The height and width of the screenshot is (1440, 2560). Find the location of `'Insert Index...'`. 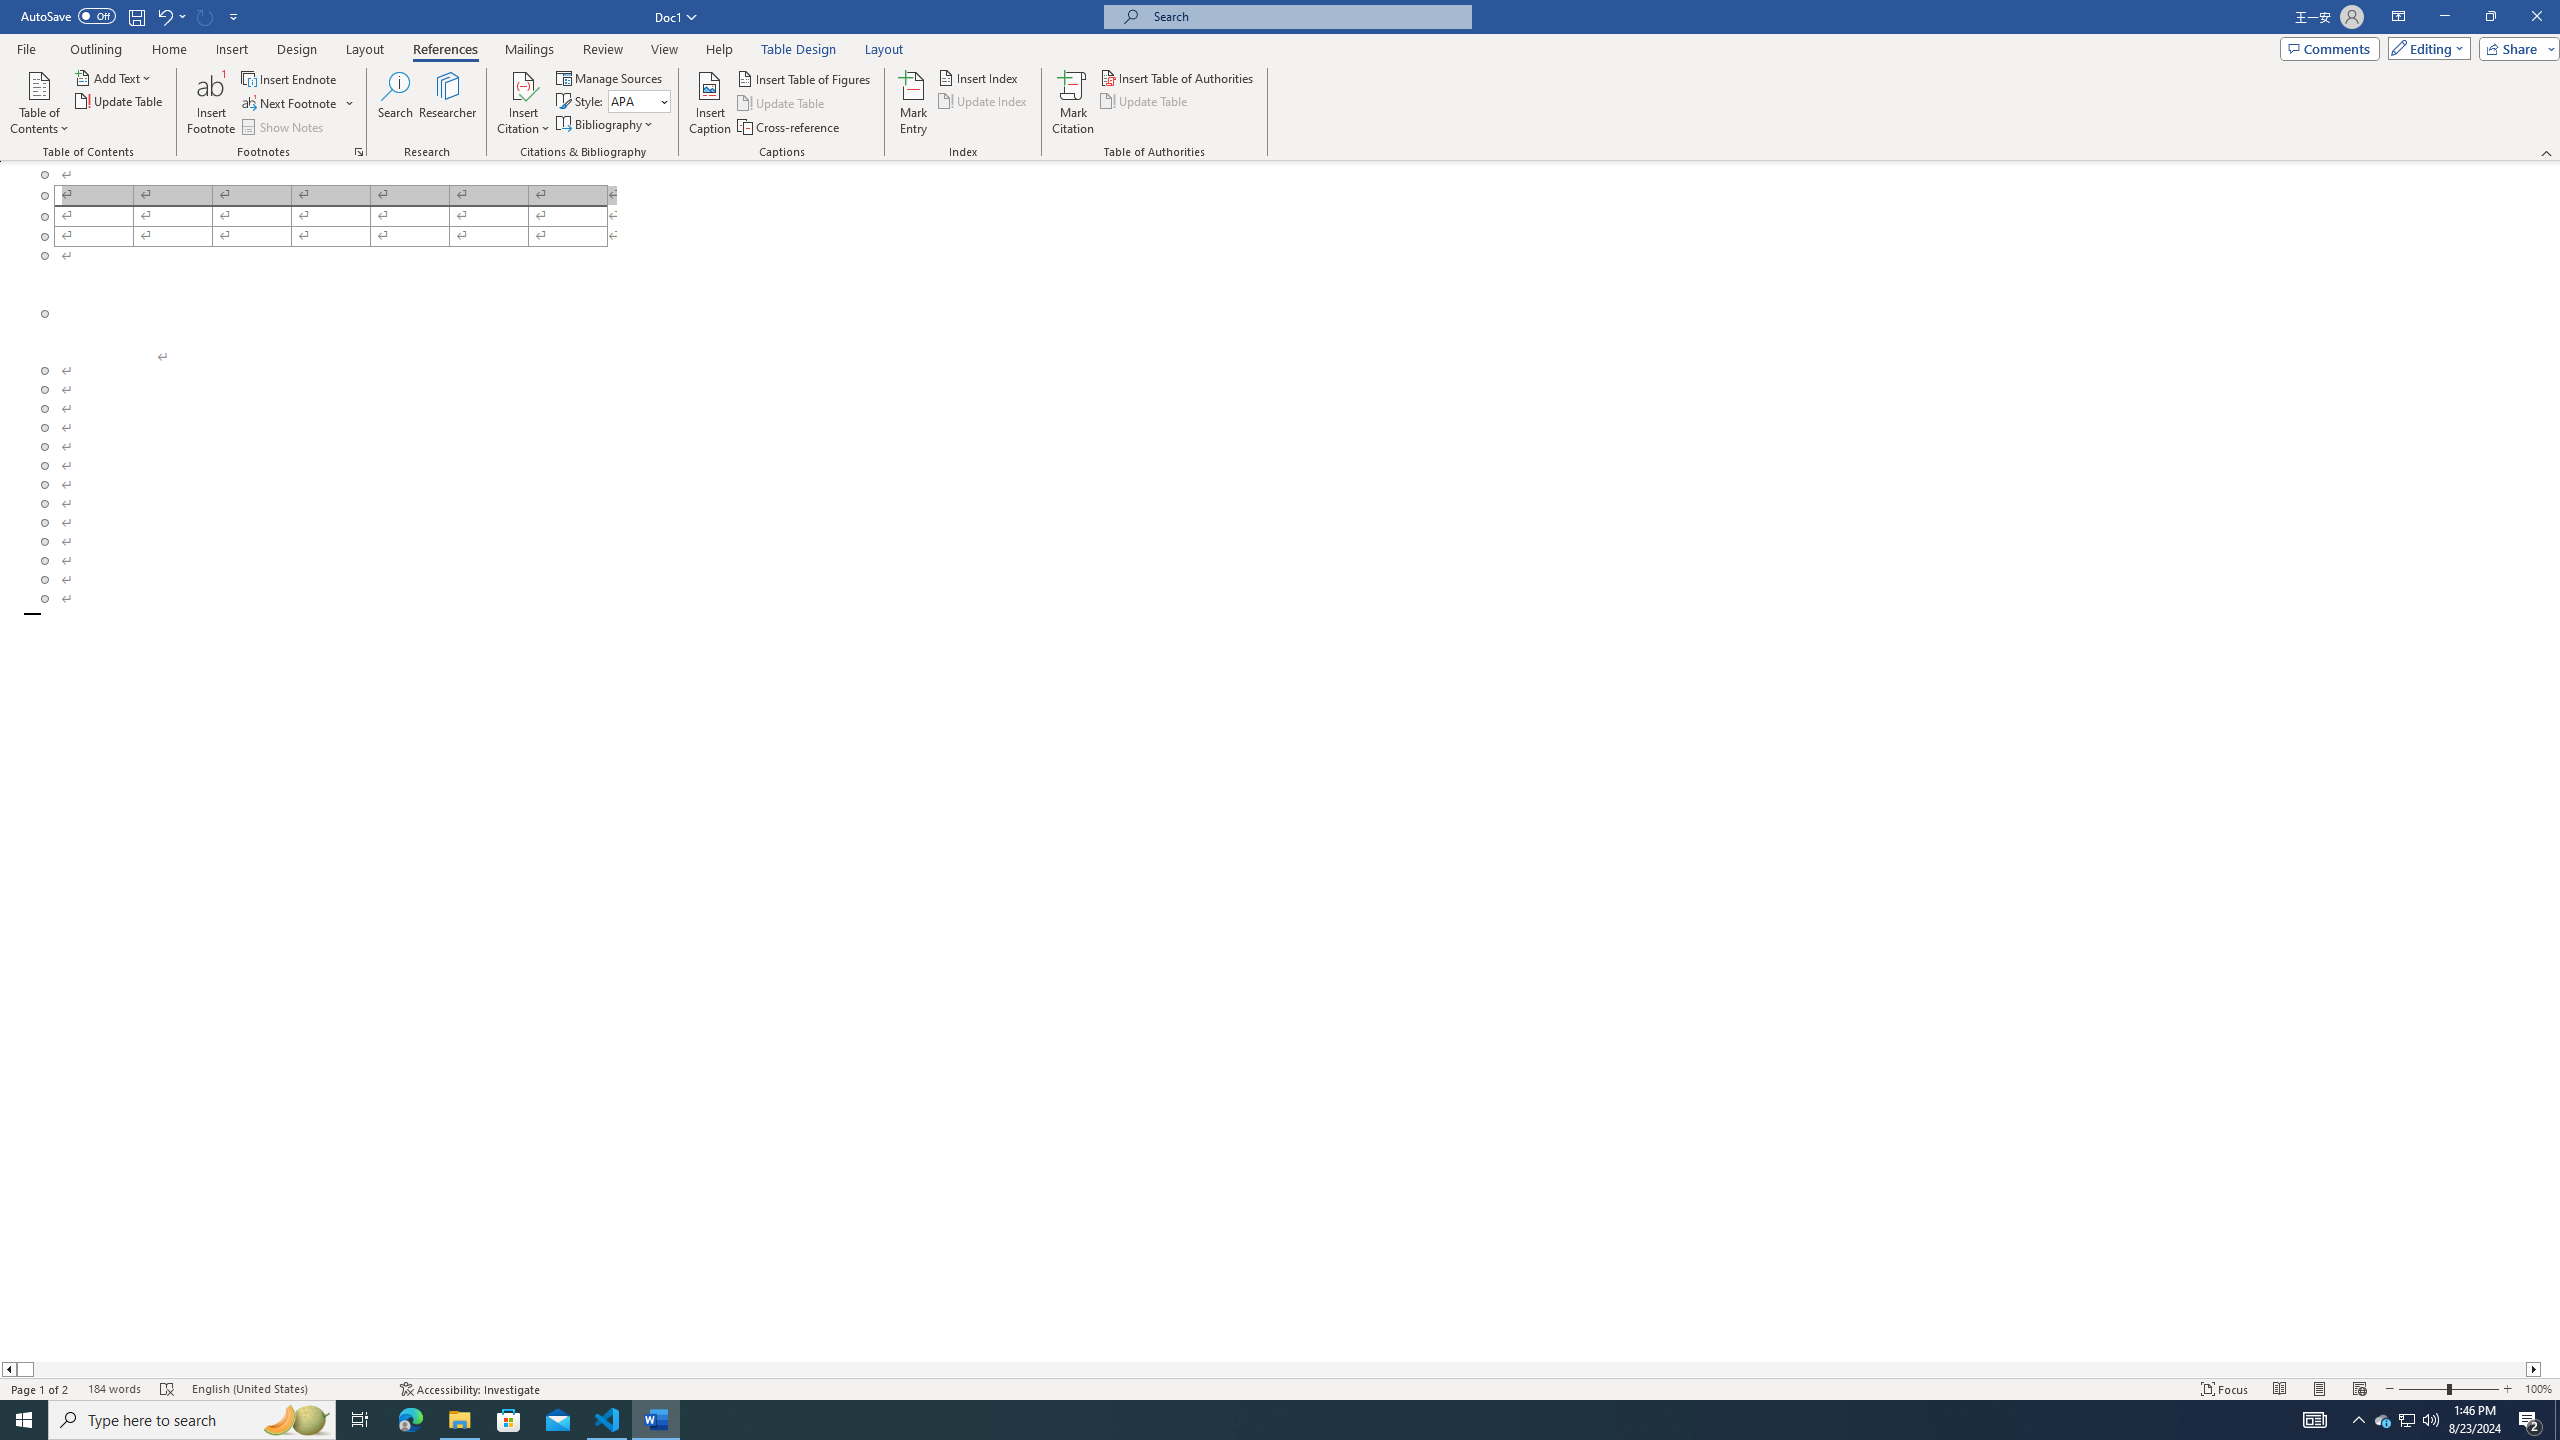

'Insert Index...' is located at coordinates (978, 77).